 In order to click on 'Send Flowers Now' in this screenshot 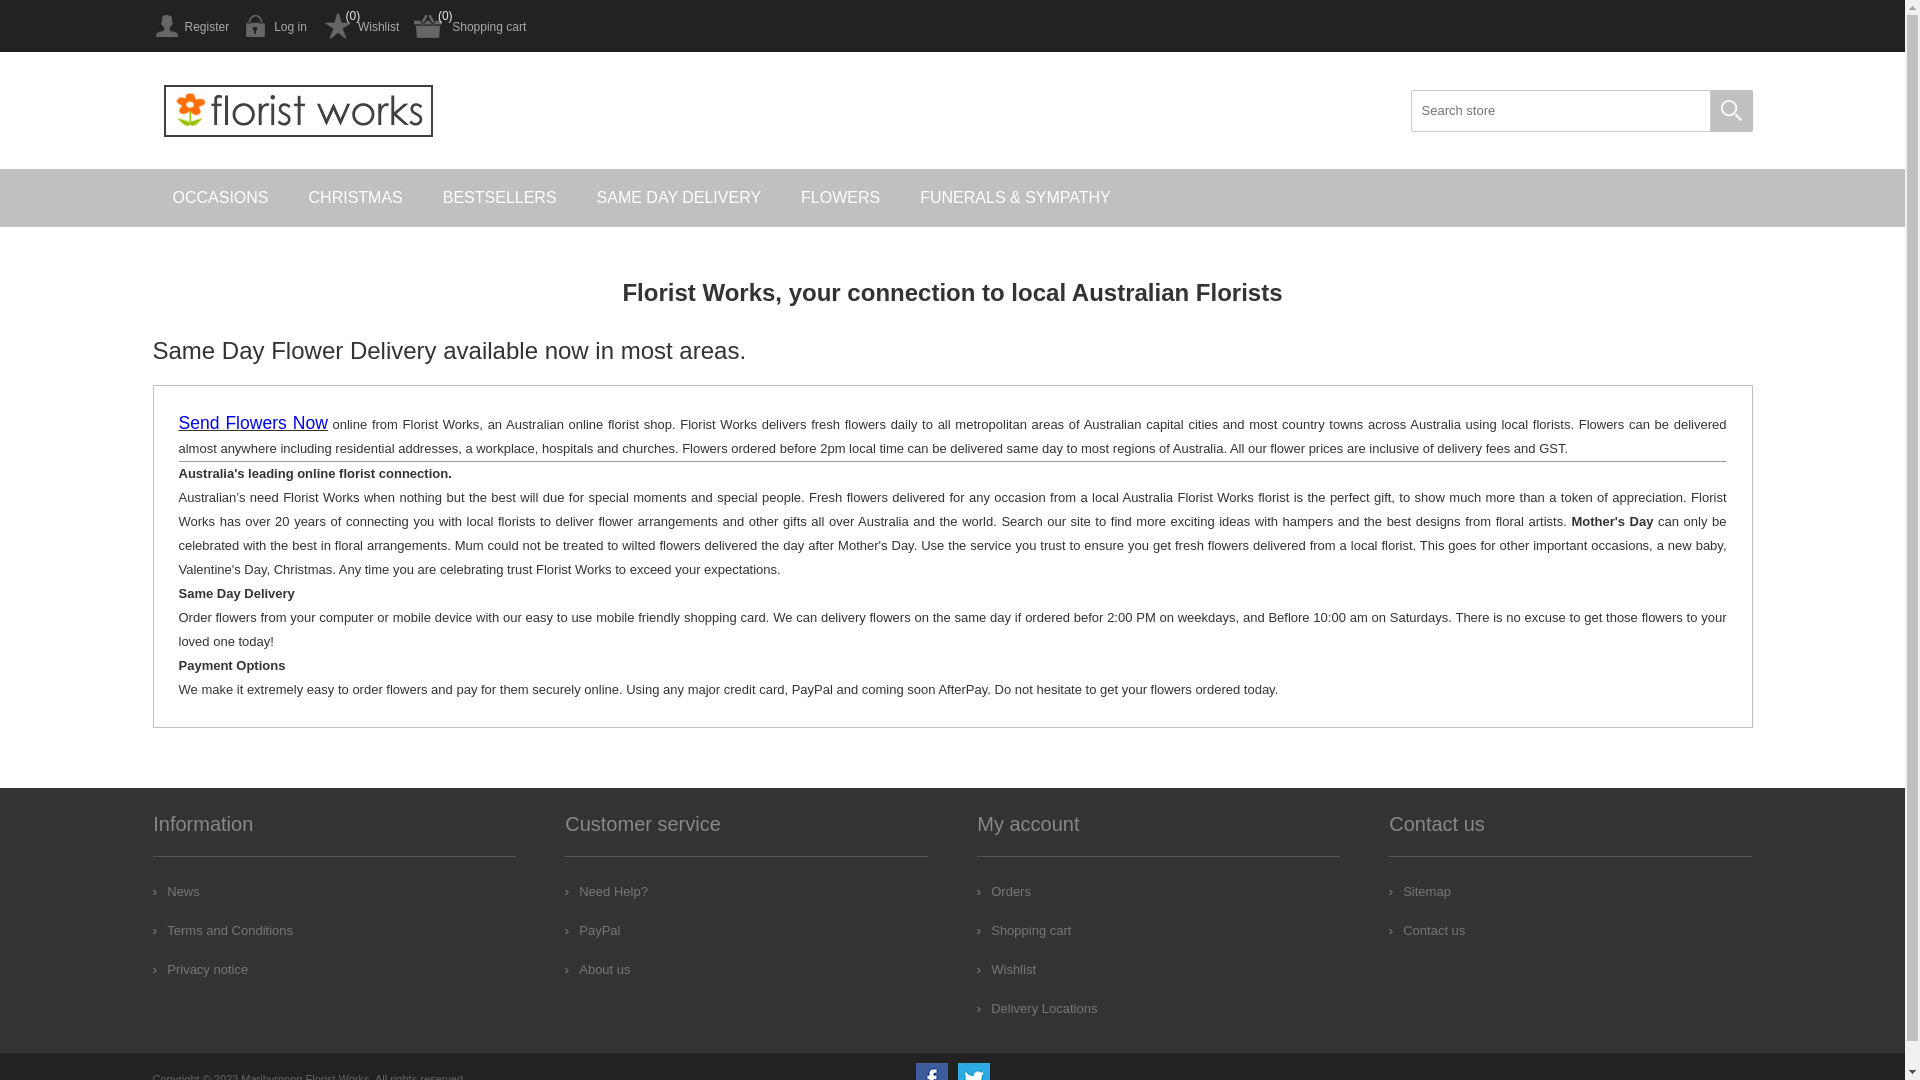, I will do `click(251, 423)`.